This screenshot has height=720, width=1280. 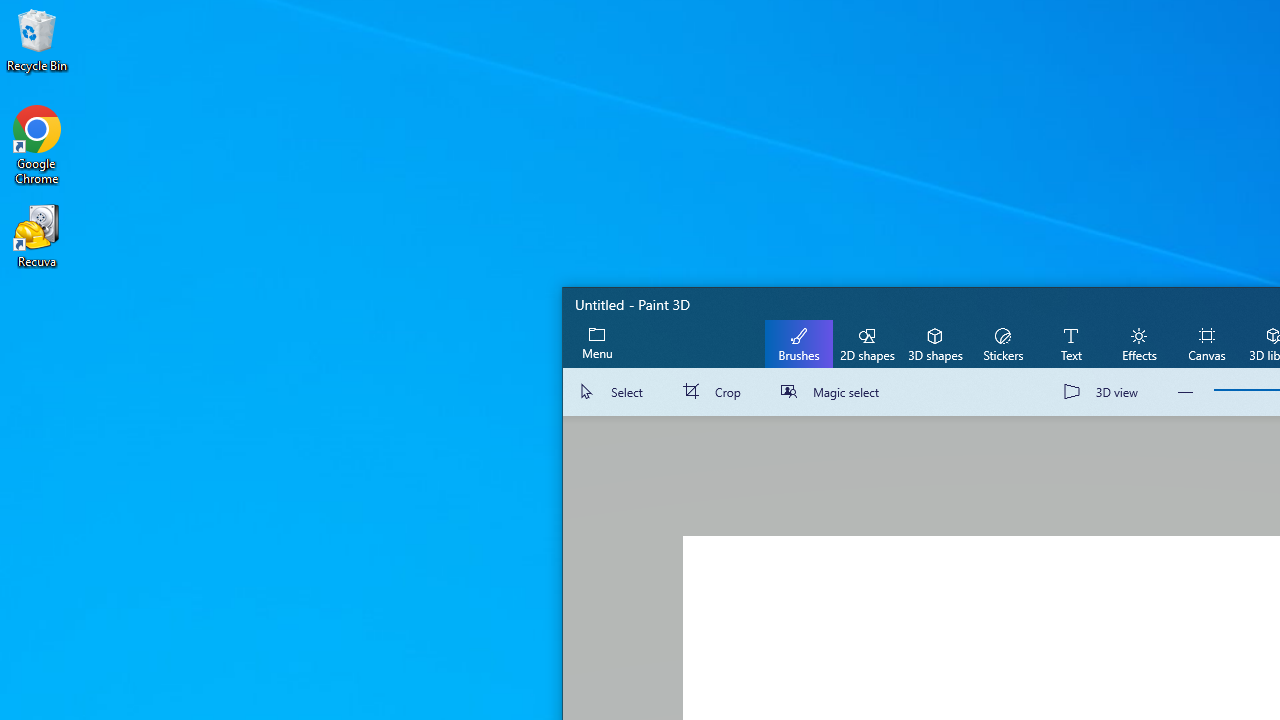 What do you see at coordinates (1206, 342) in the screenshot?
I see `'Canvas'` at bounding box center [1206, 342].